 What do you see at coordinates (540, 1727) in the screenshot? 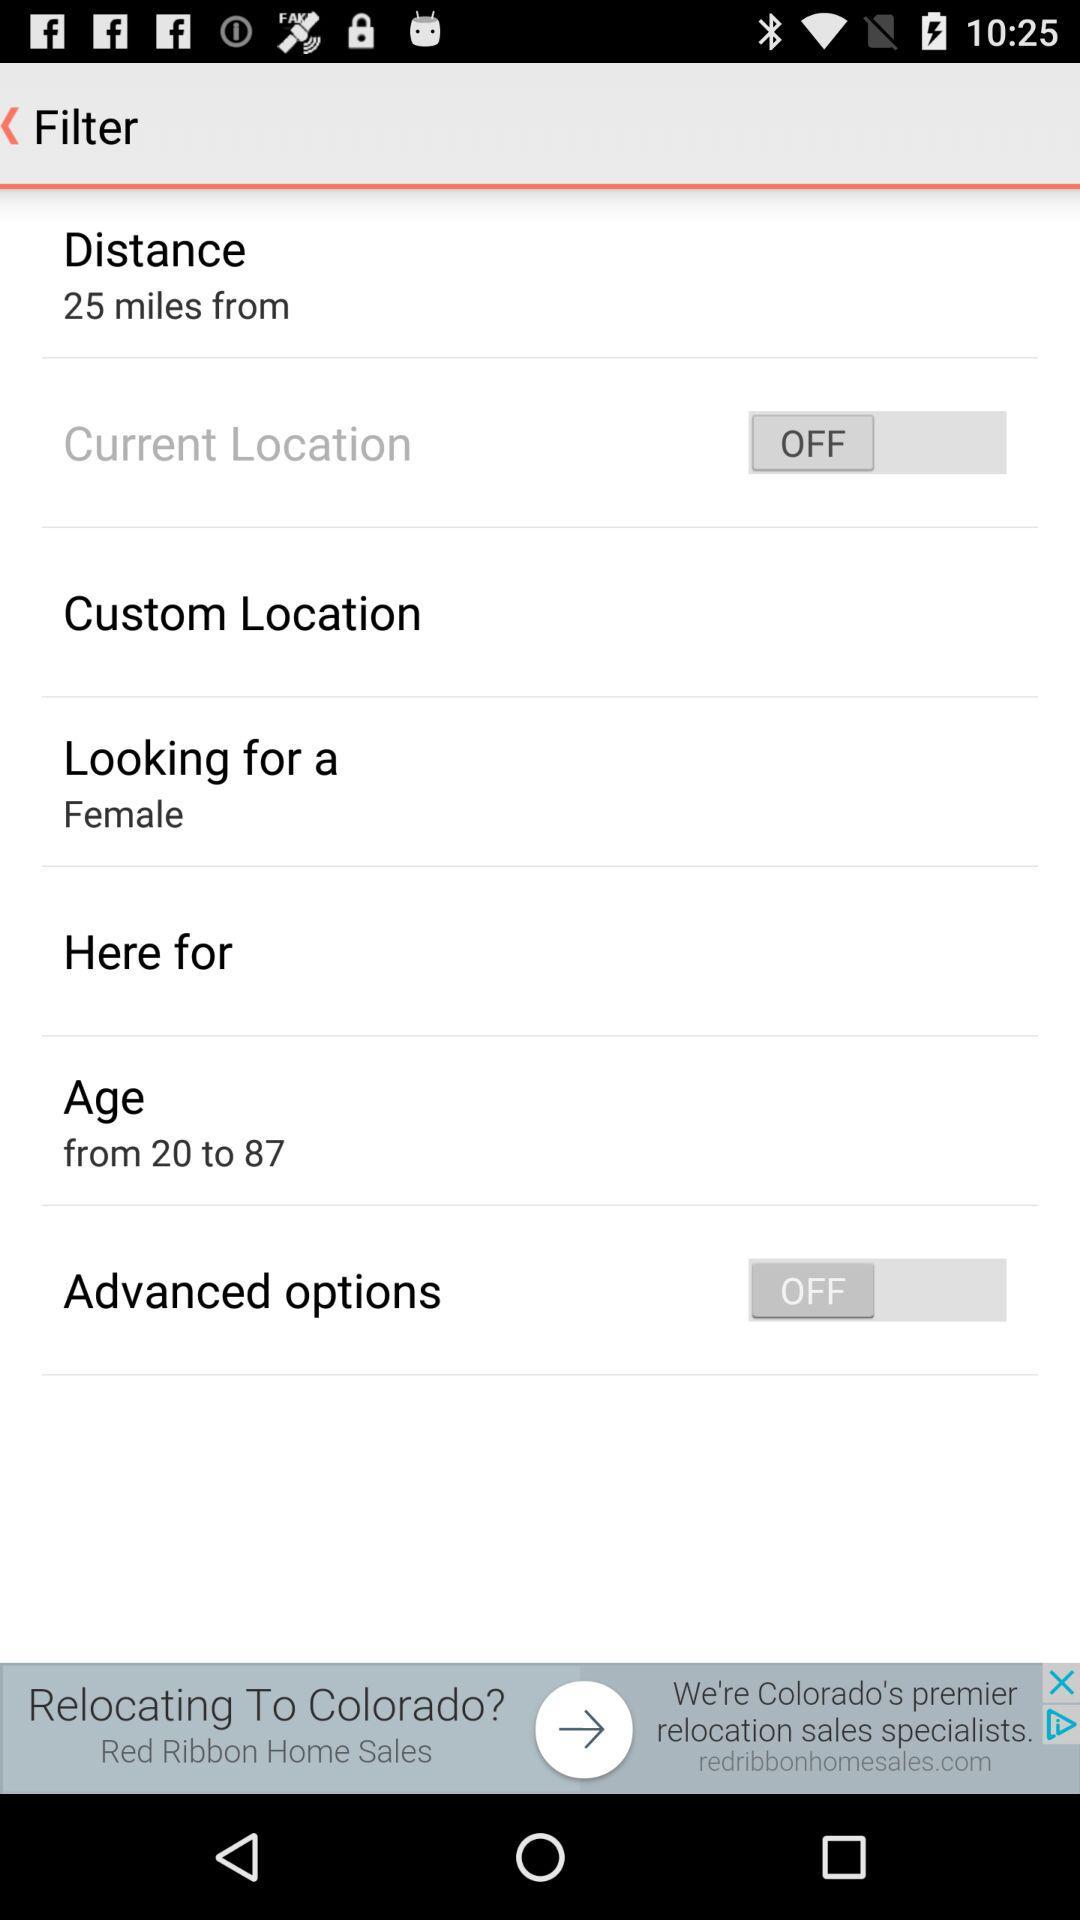
I see `search` at bounding box center [540, 1727].